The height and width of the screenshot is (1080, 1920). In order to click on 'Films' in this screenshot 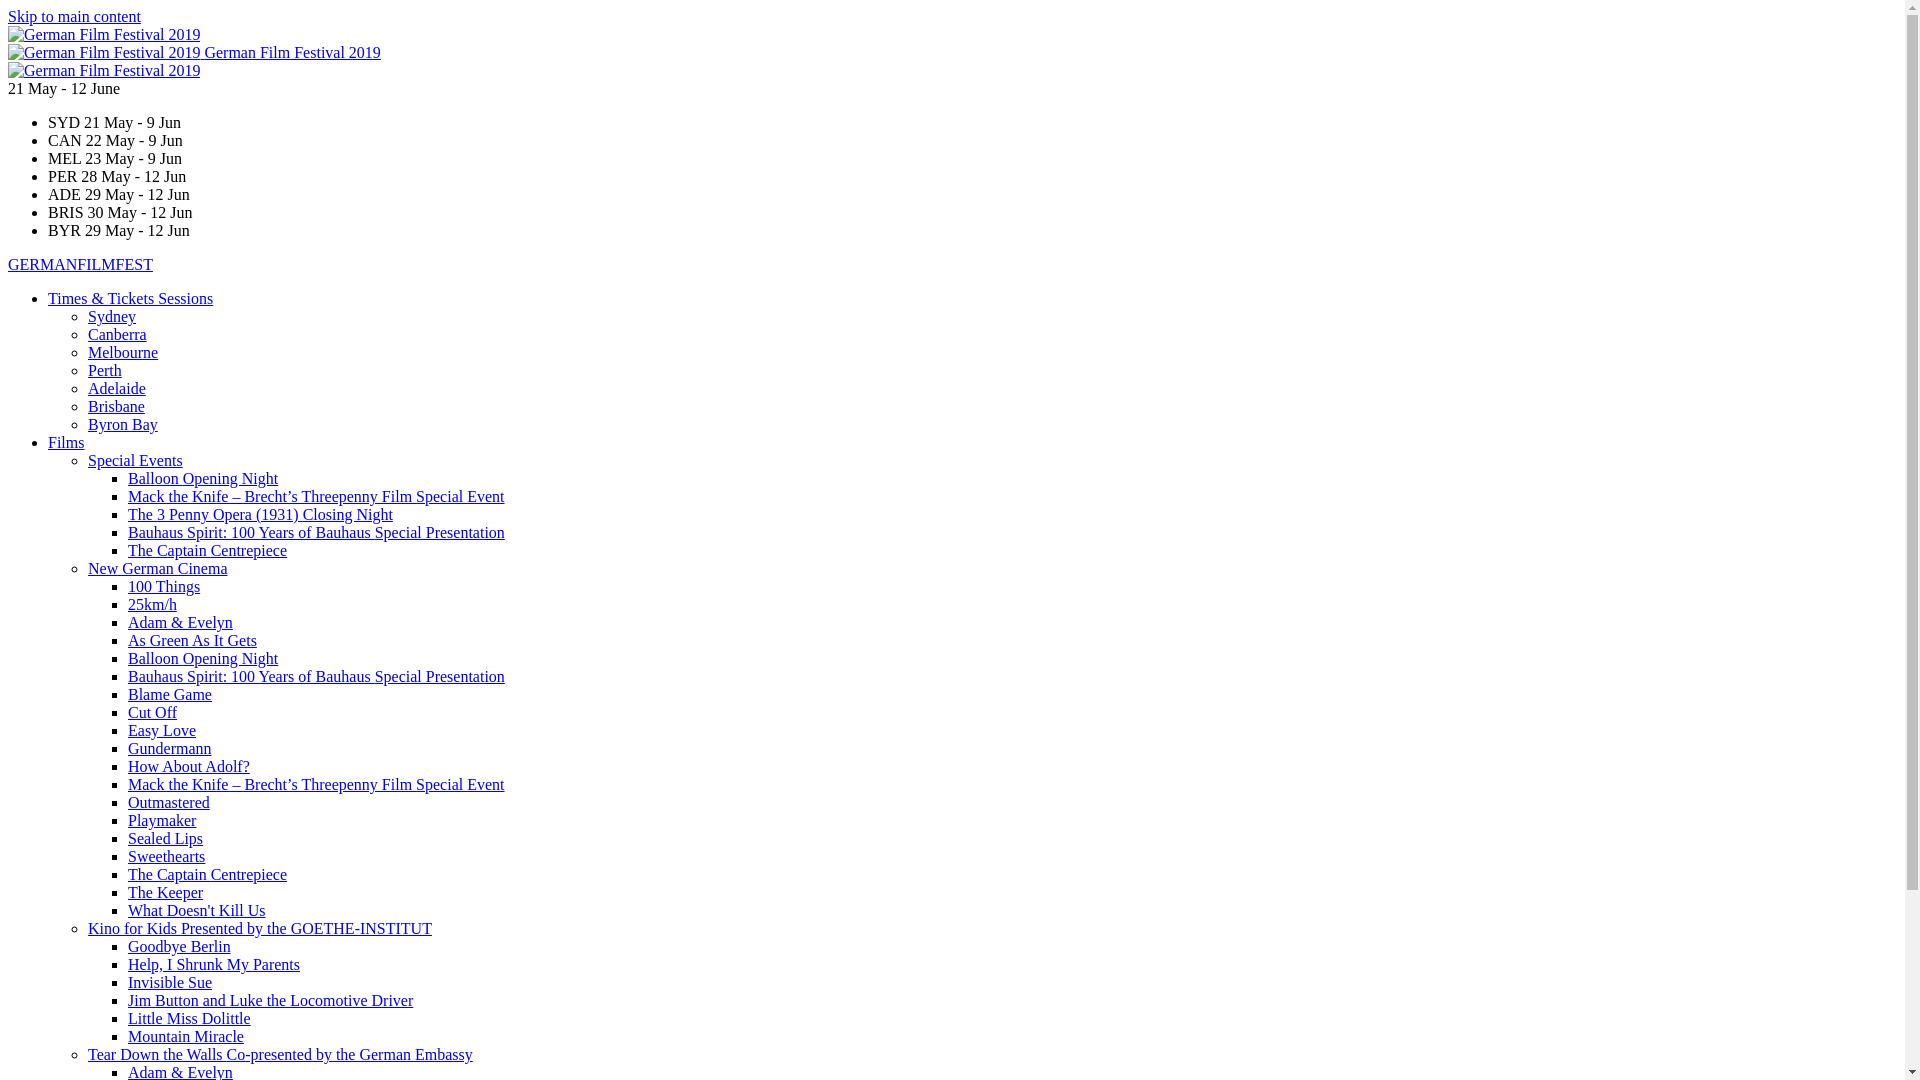, I will do `click(66, 441)`.